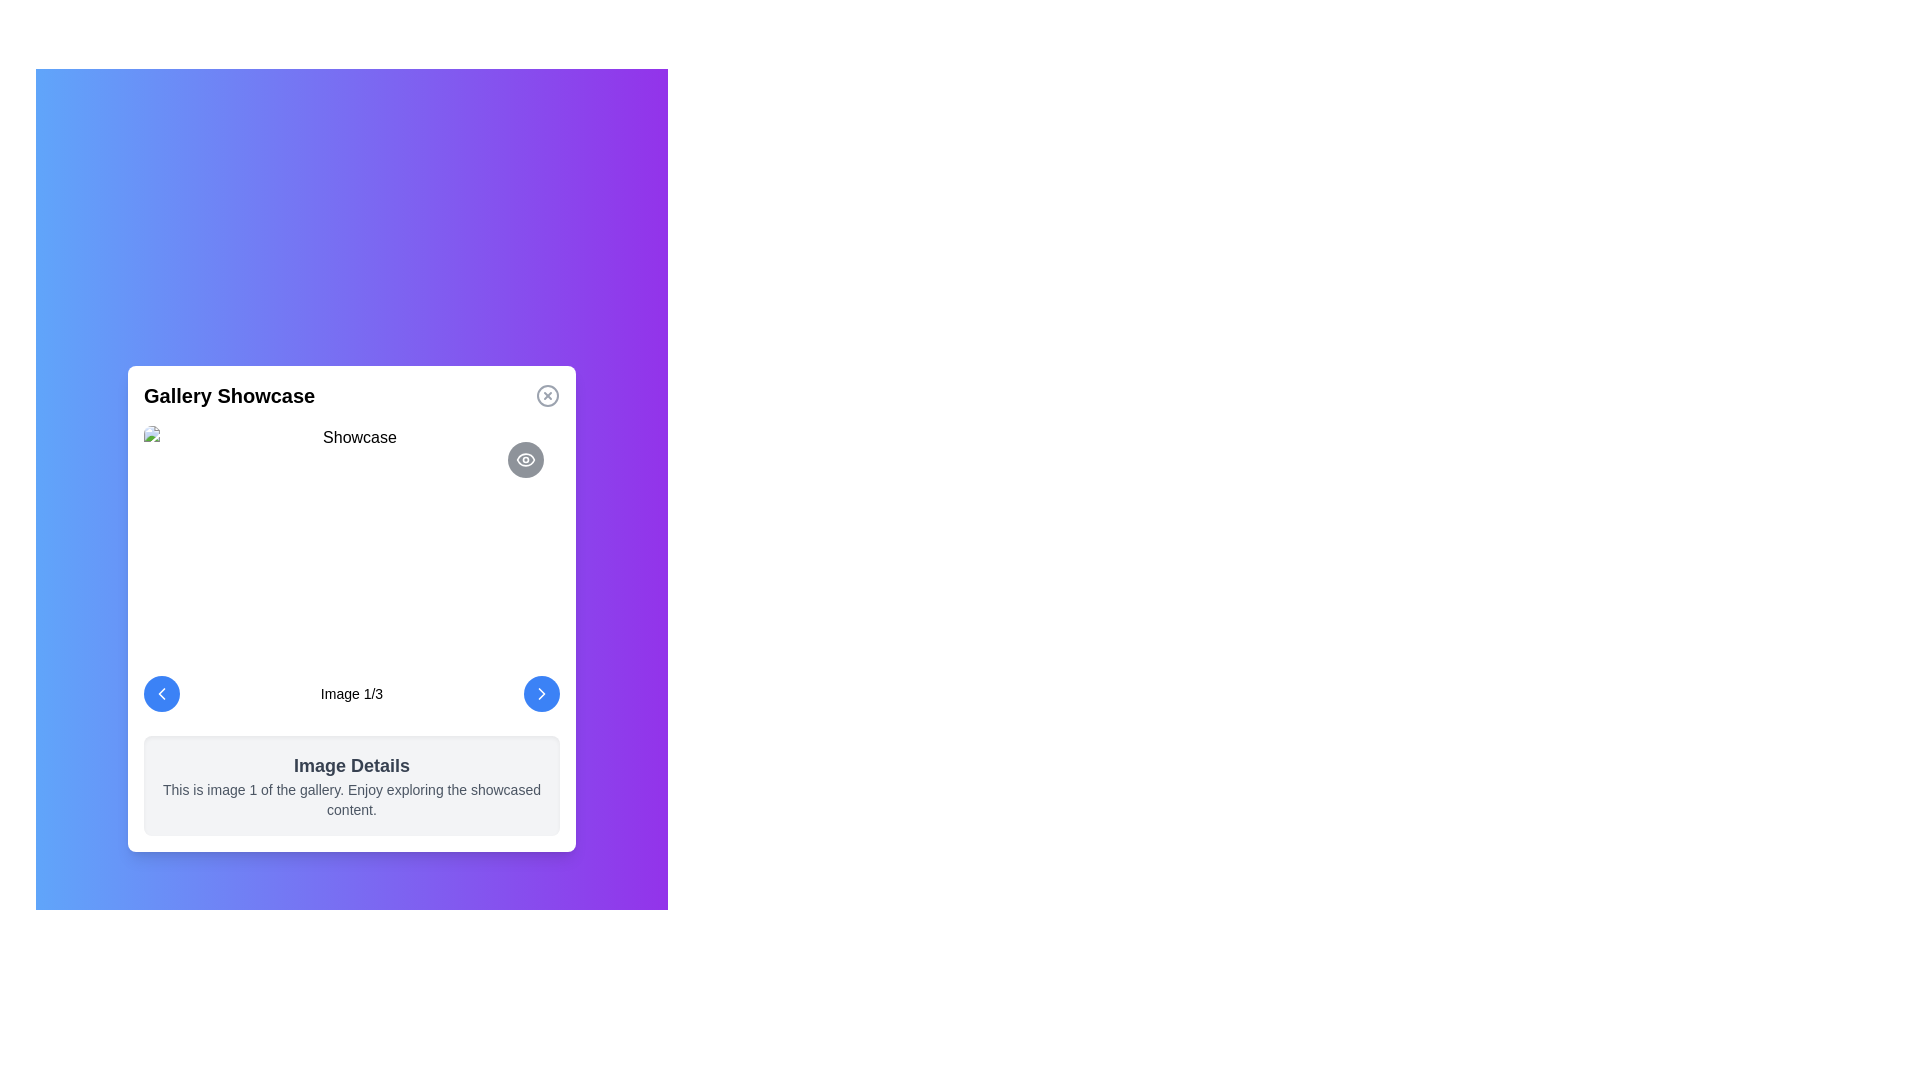 This screenshot has height=1080, width=1920. I want to click on the outer arc of the eye-shaped icon located in the top-right corner of the modal dialog, which is part of a larger SVG image, so click(526, 459).